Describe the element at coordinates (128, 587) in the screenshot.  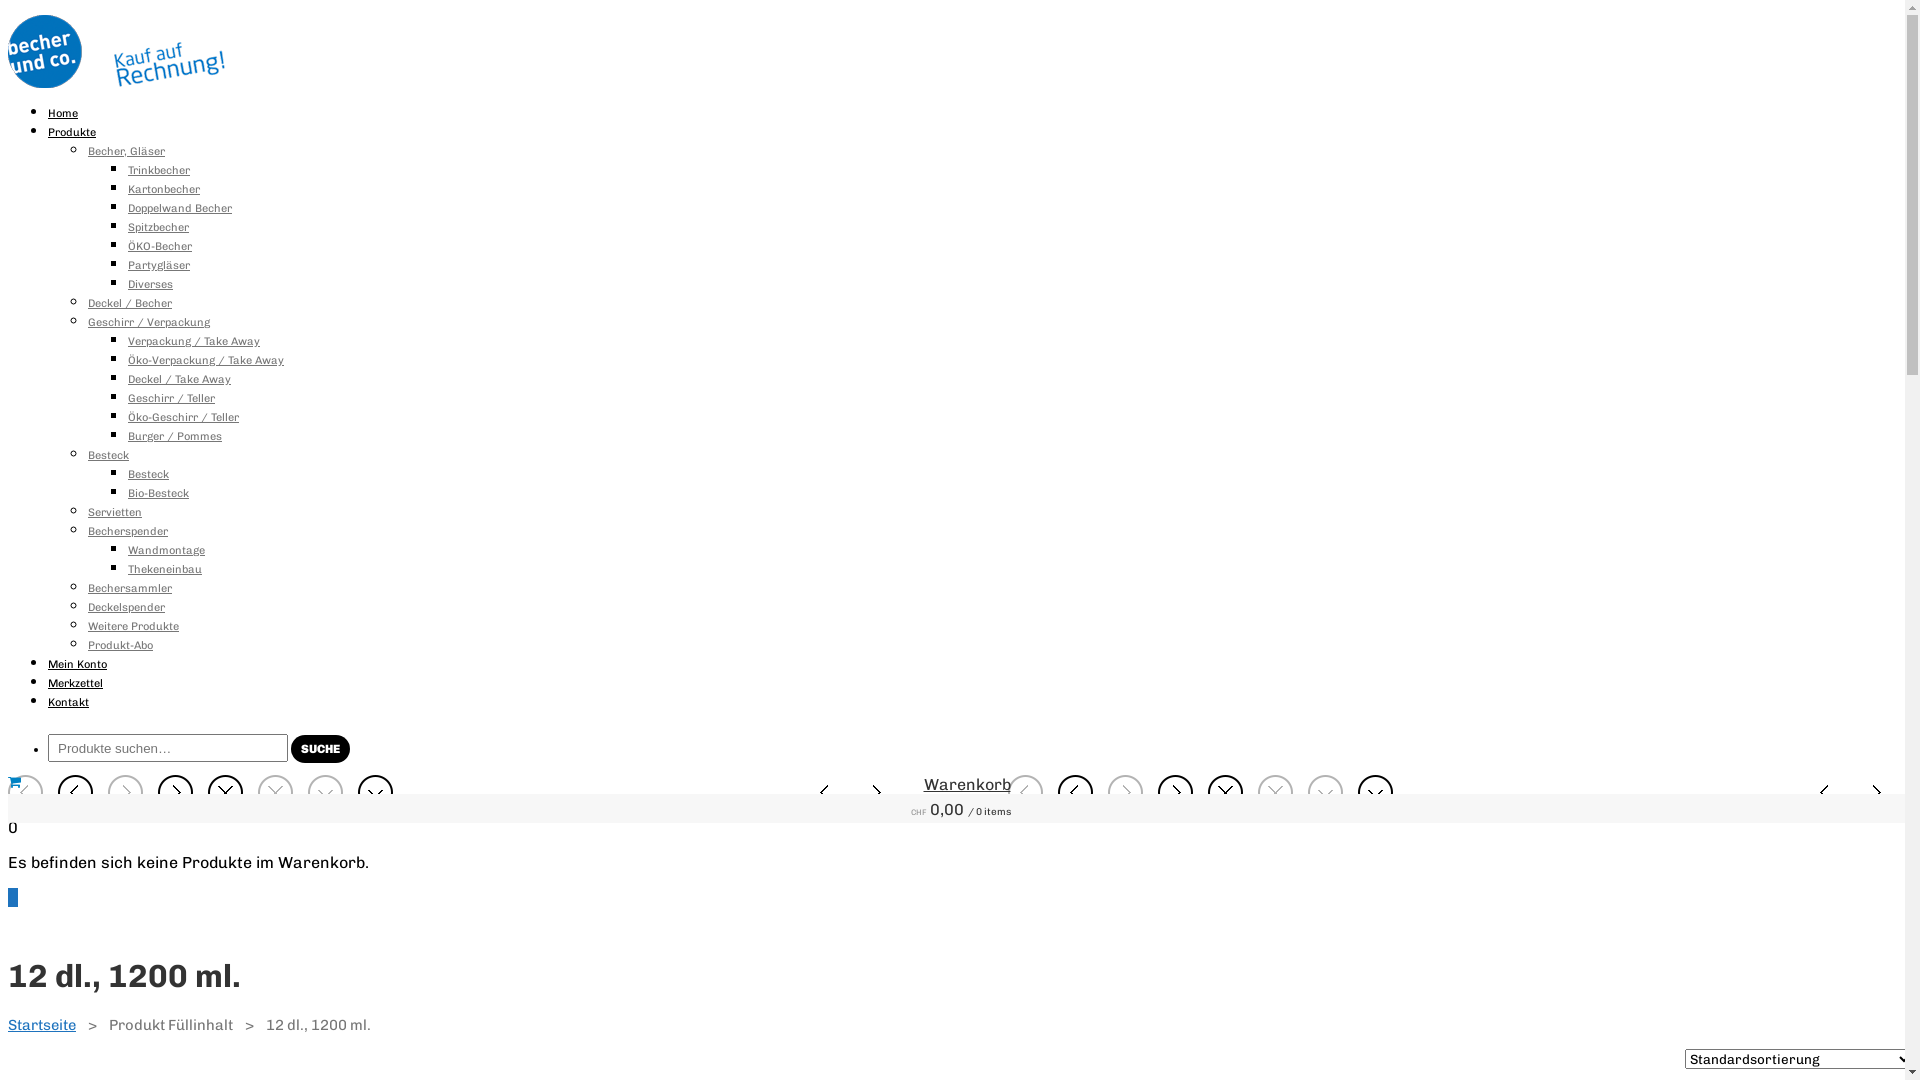
I see `'Bechersammler'` at that location.